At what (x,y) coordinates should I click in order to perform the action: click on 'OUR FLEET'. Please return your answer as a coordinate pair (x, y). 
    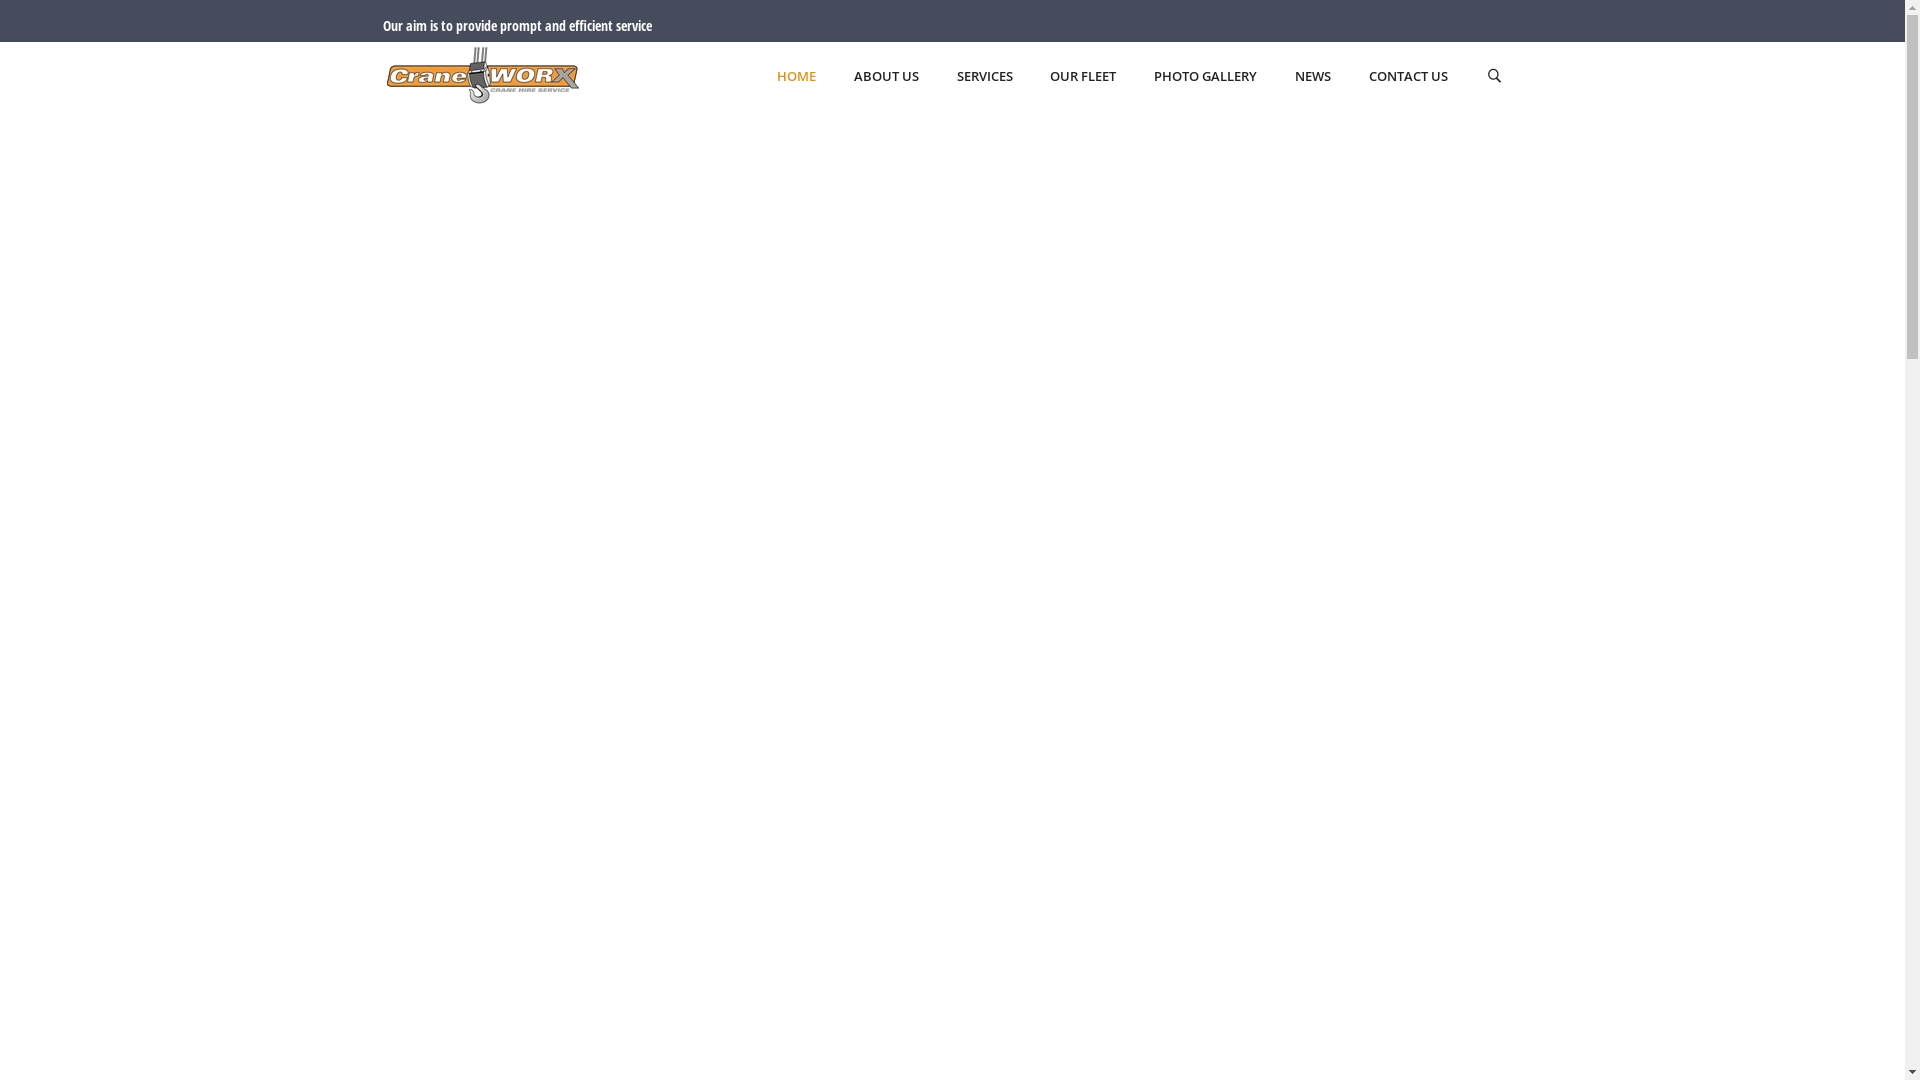
    Looking at the image, I should click on (1082, 76).